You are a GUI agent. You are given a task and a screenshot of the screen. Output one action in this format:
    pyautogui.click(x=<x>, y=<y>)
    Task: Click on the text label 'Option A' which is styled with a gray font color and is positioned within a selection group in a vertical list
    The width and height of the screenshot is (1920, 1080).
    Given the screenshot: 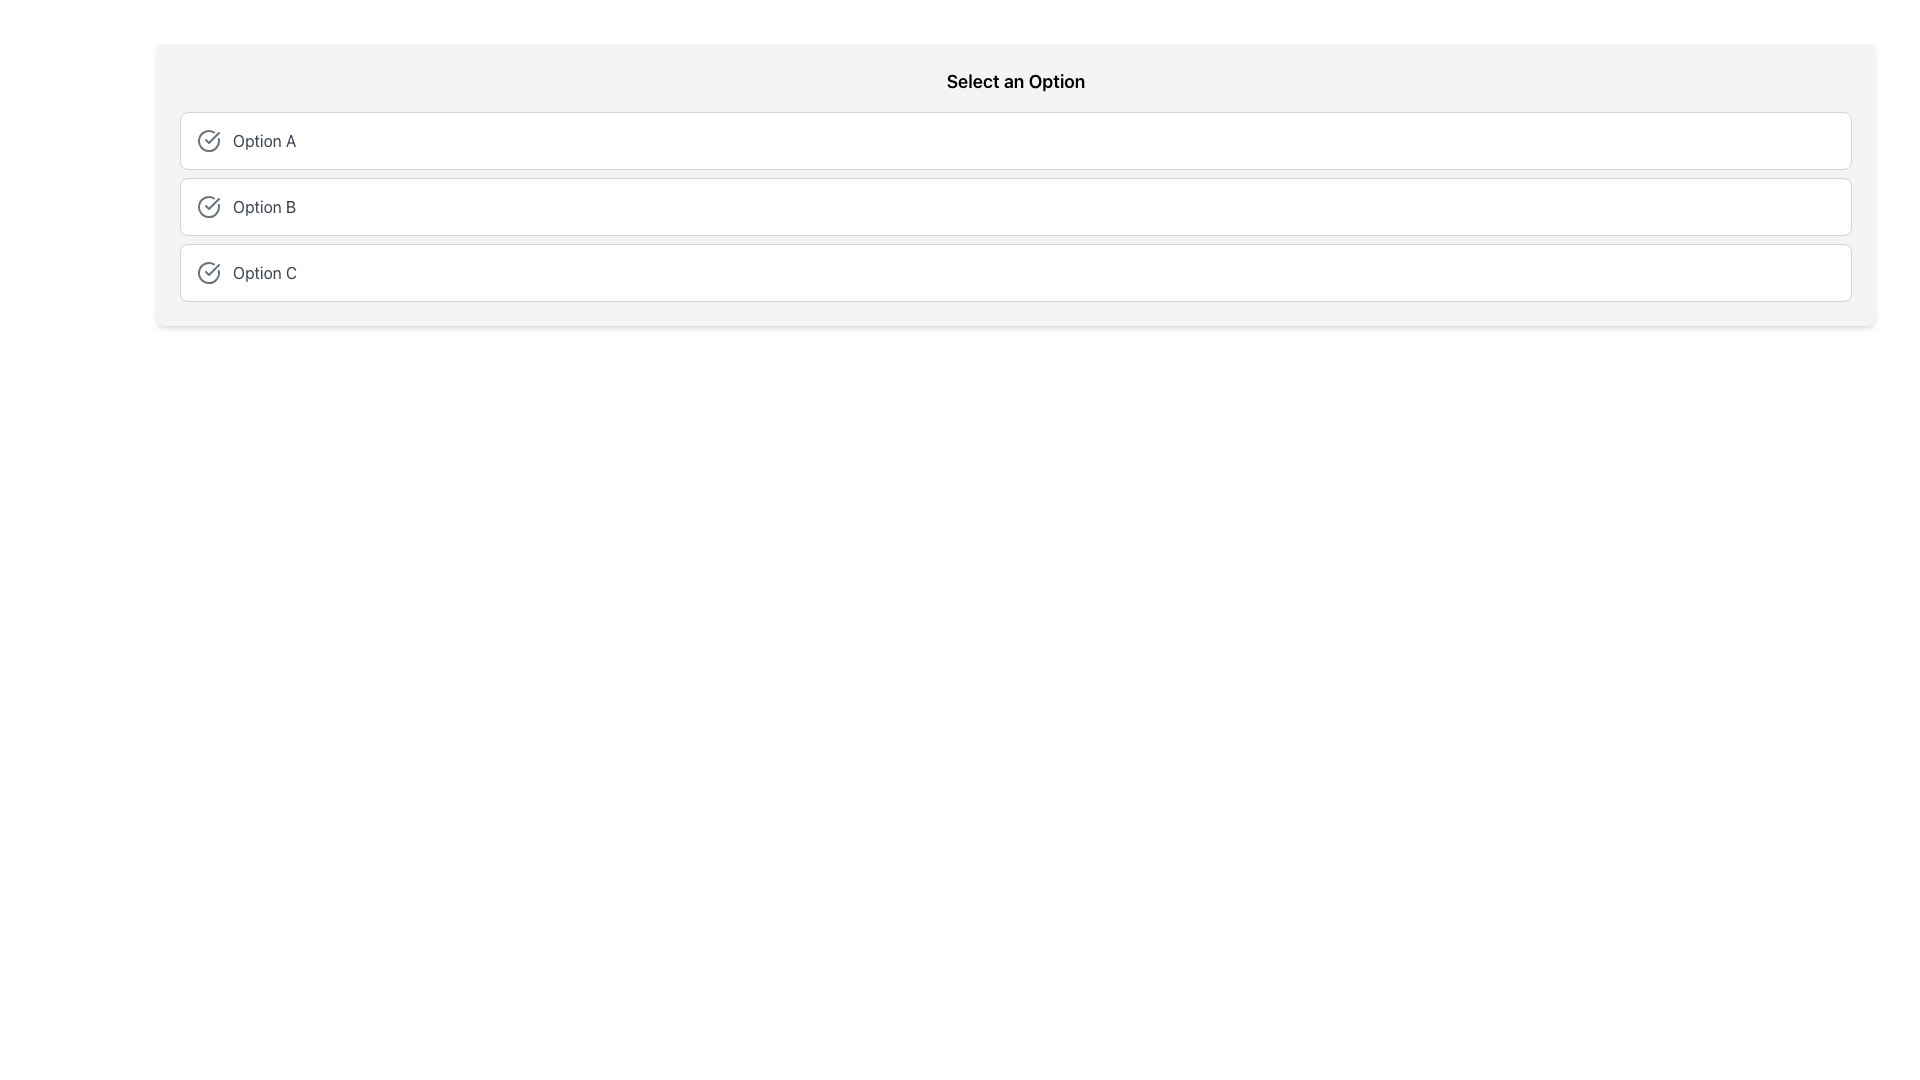 What is the action you would take?
    pyautogui.click(x=263, y=140)
    